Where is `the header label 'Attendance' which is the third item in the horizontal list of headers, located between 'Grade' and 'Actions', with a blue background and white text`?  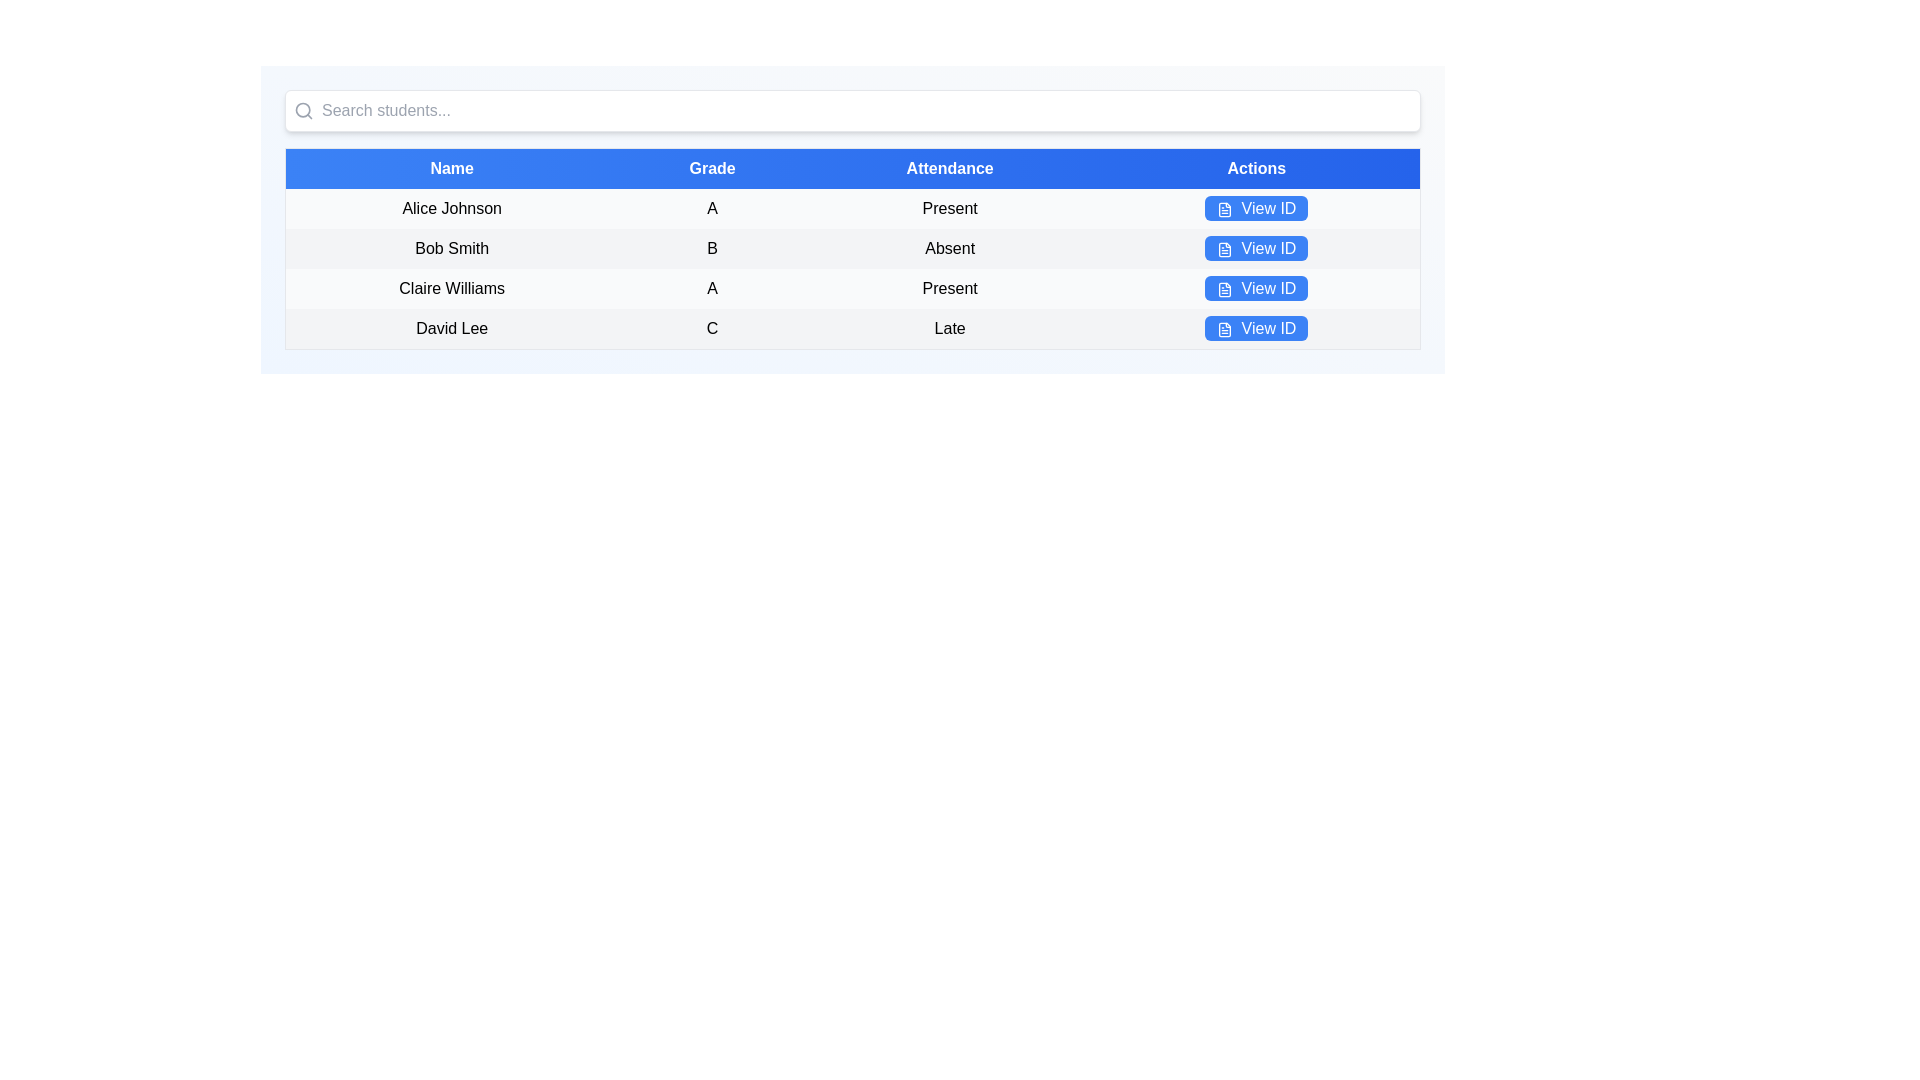
the header label 'Attendance' which is the third item in the horizontal list of headers, located between 'Grade' and 'Actions', with a blue background and white text is located at coordinates (949, 167).